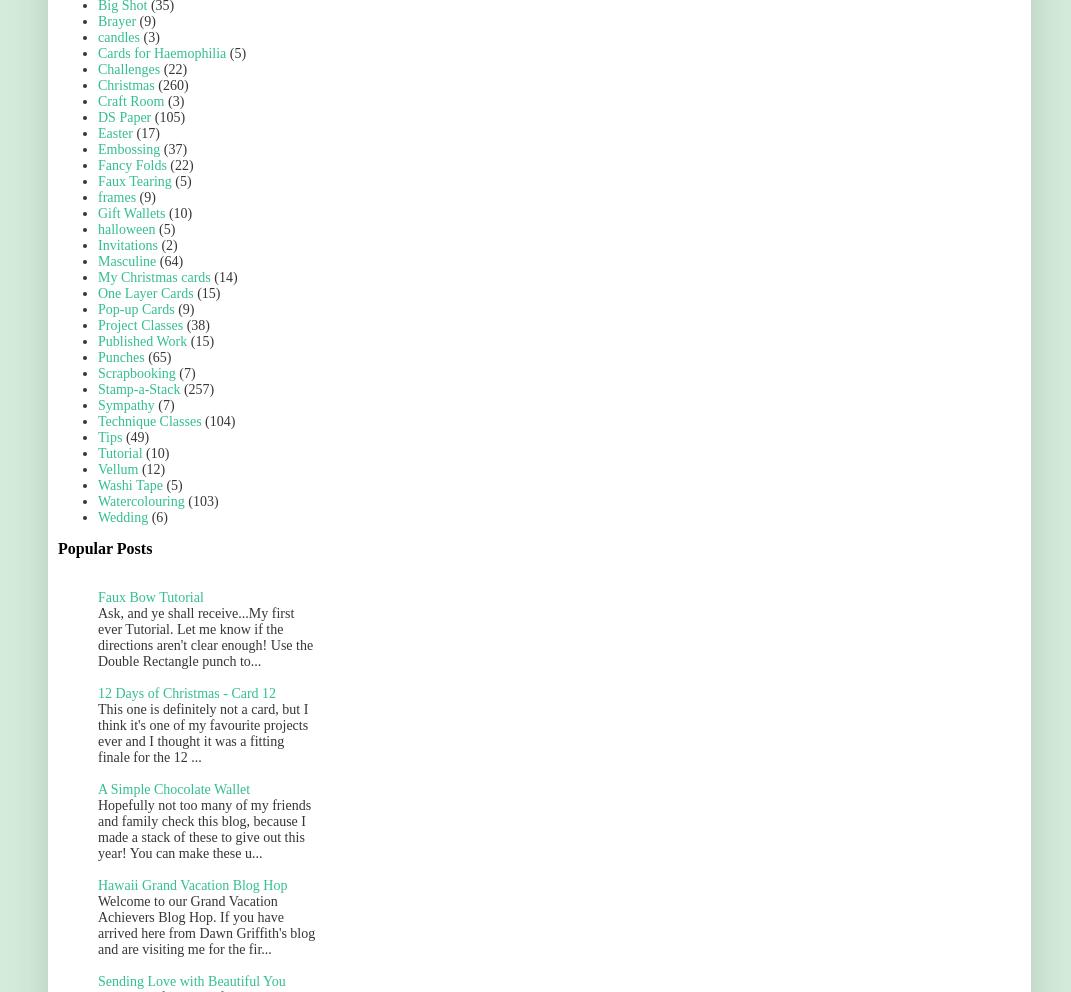 The height and width of the screenshot is (992, 1071). Describe the element at coordinates (201, 733) in the screenshot. I see `'This one is definitely not a card, but I think it's one of my favourite projects ever  and I thought it was a fitting finale for the 12 ...'` at that location.